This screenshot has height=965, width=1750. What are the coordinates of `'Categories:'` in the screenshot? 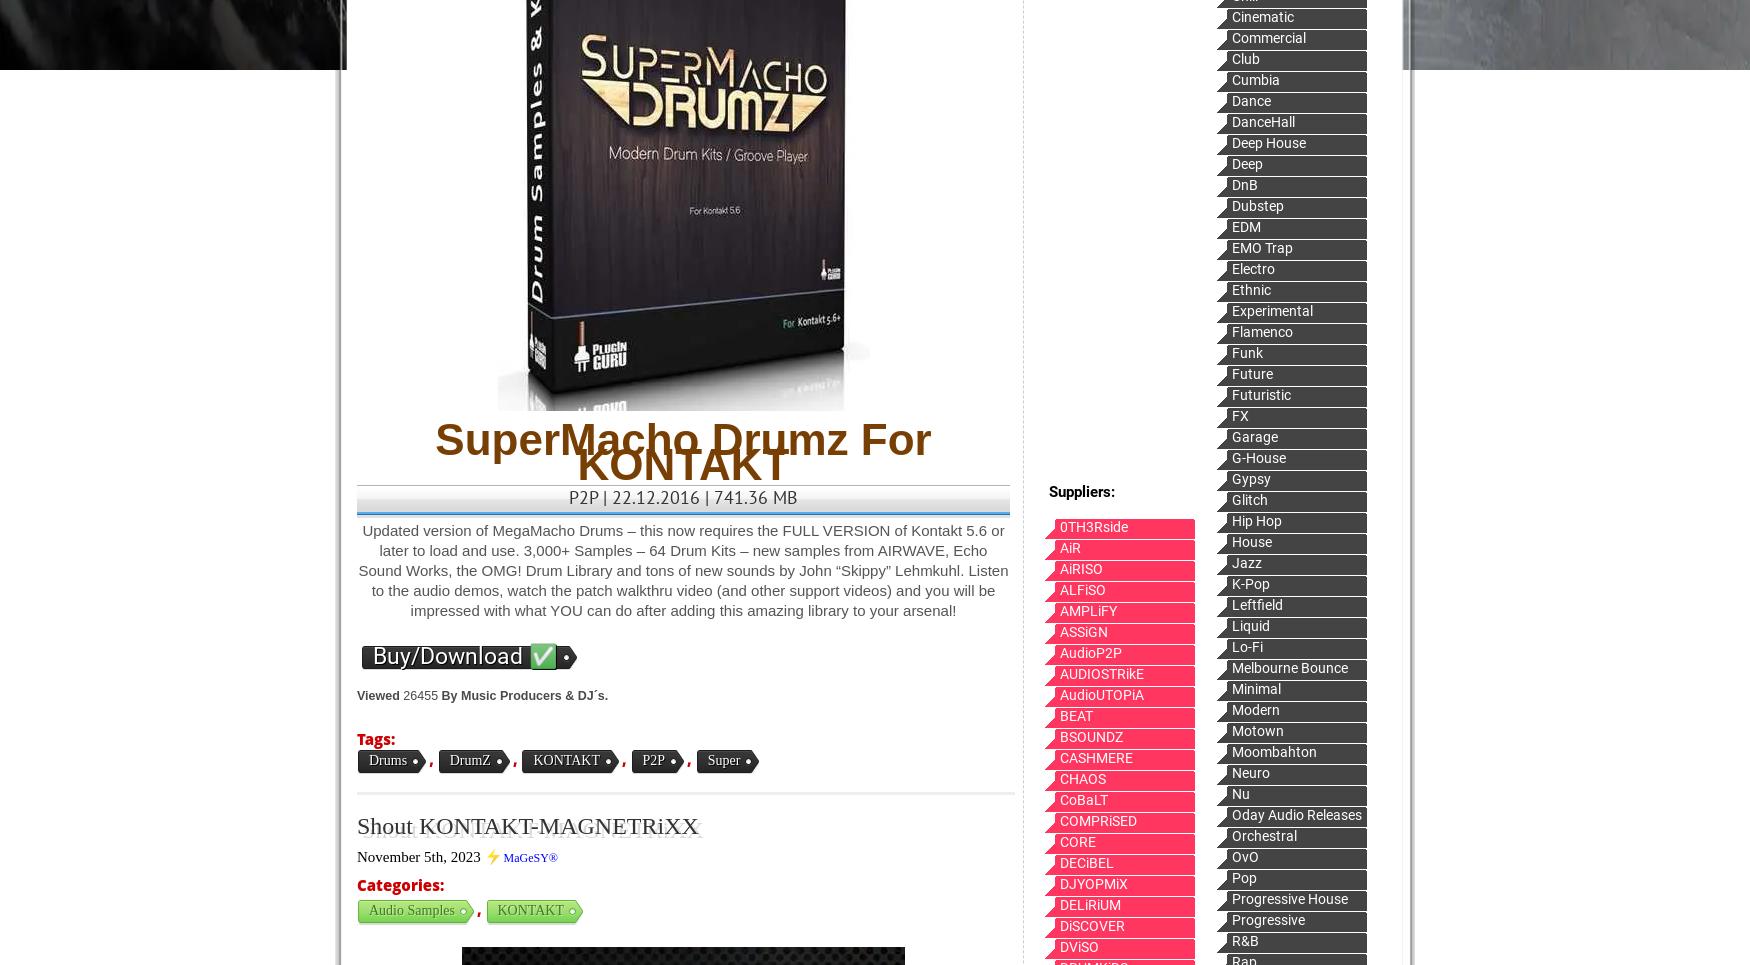 It's located at (399, 885).